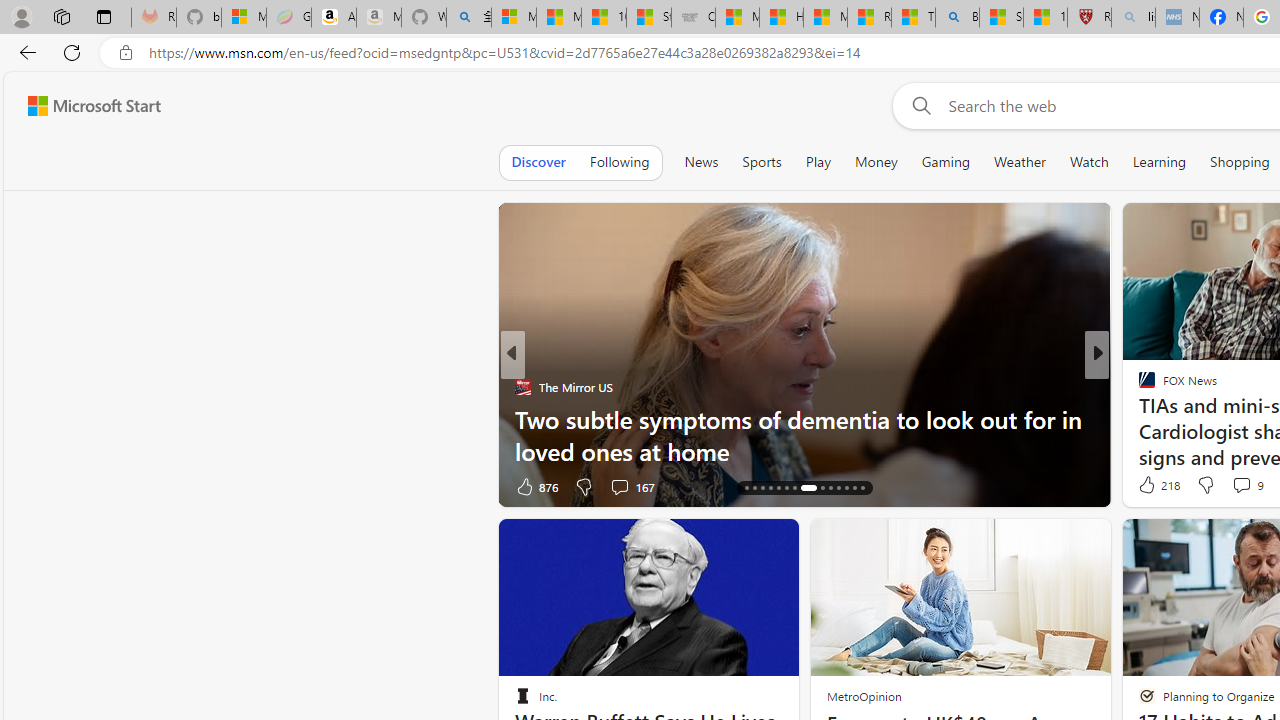 Image resolution: width=1280 pixels, height=720 pixels. What do you see at coordinates (839, 488) in the screenshot?
I see `'AutomationID: tab-25'` at bounding box center [839, 488].